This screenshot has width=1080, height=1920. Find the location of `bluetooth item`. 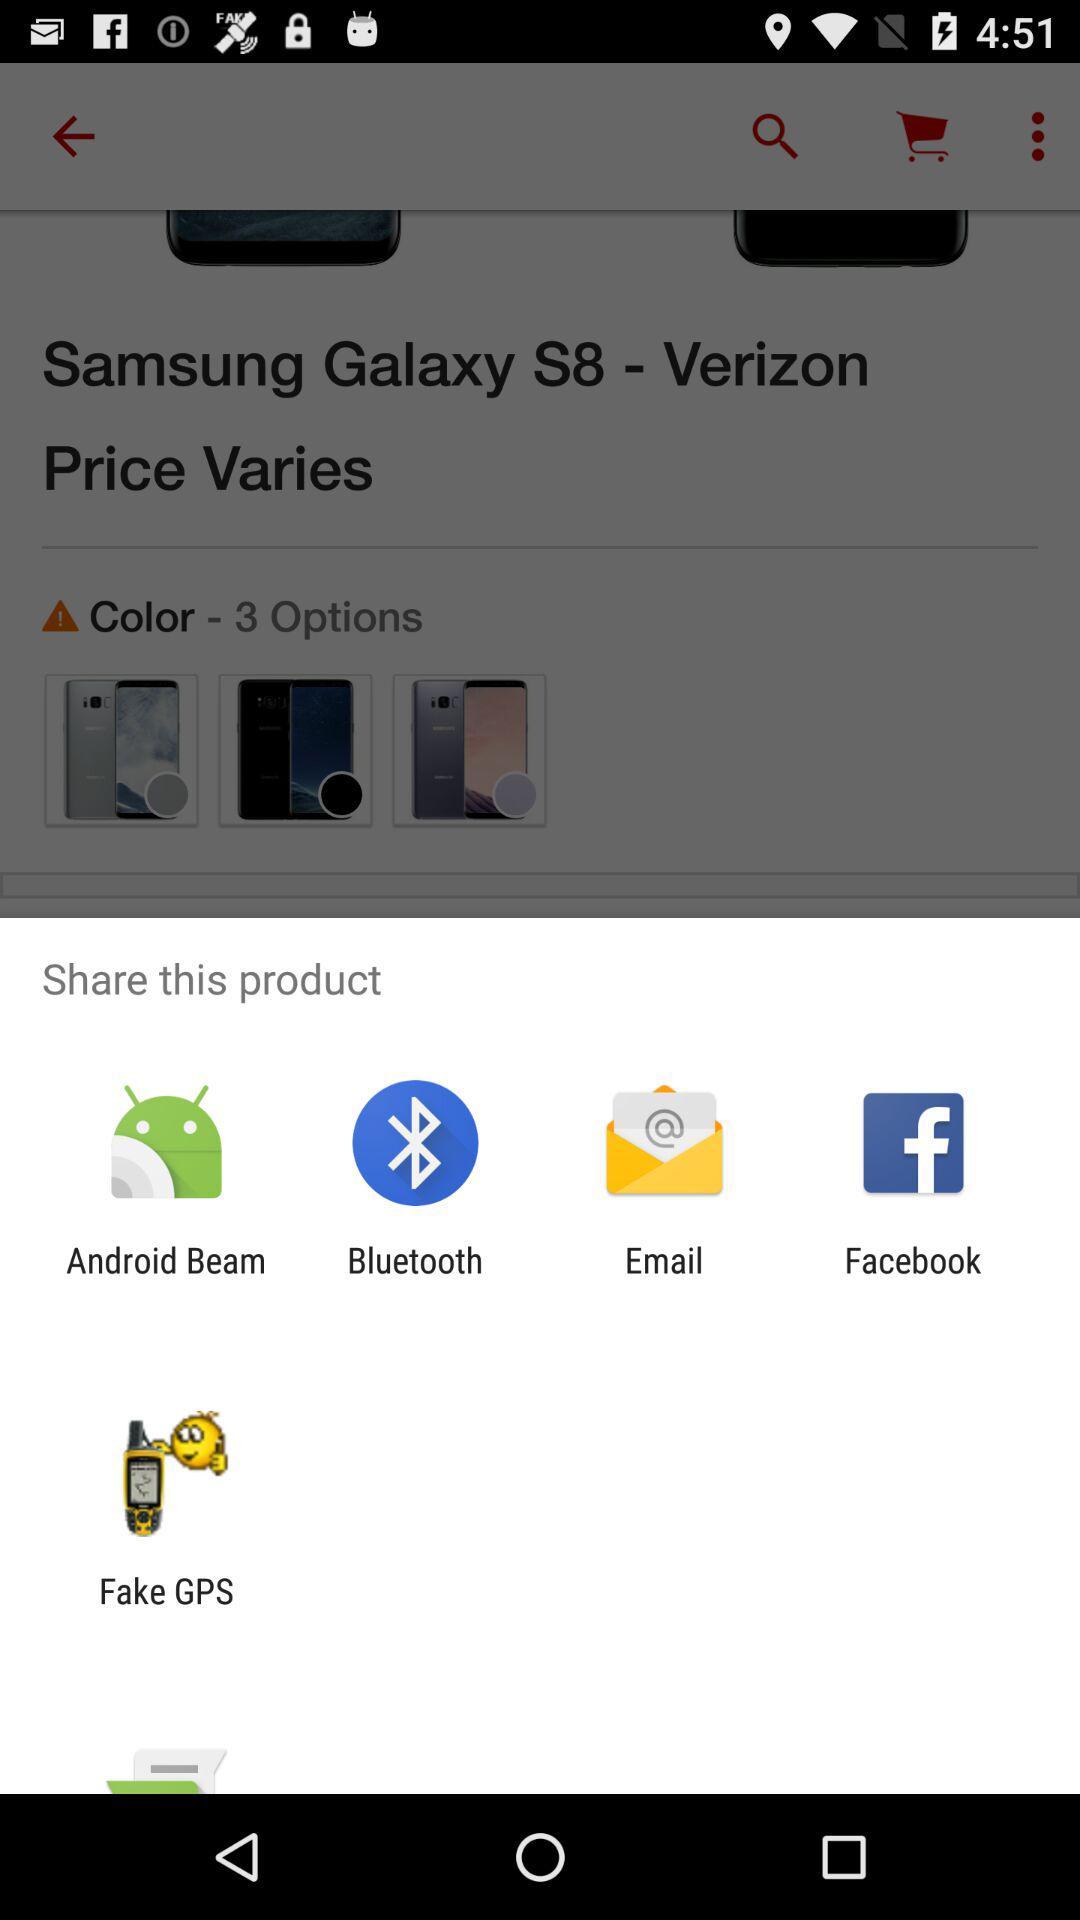

bluetooth item is located at coordinates (414, 1281).